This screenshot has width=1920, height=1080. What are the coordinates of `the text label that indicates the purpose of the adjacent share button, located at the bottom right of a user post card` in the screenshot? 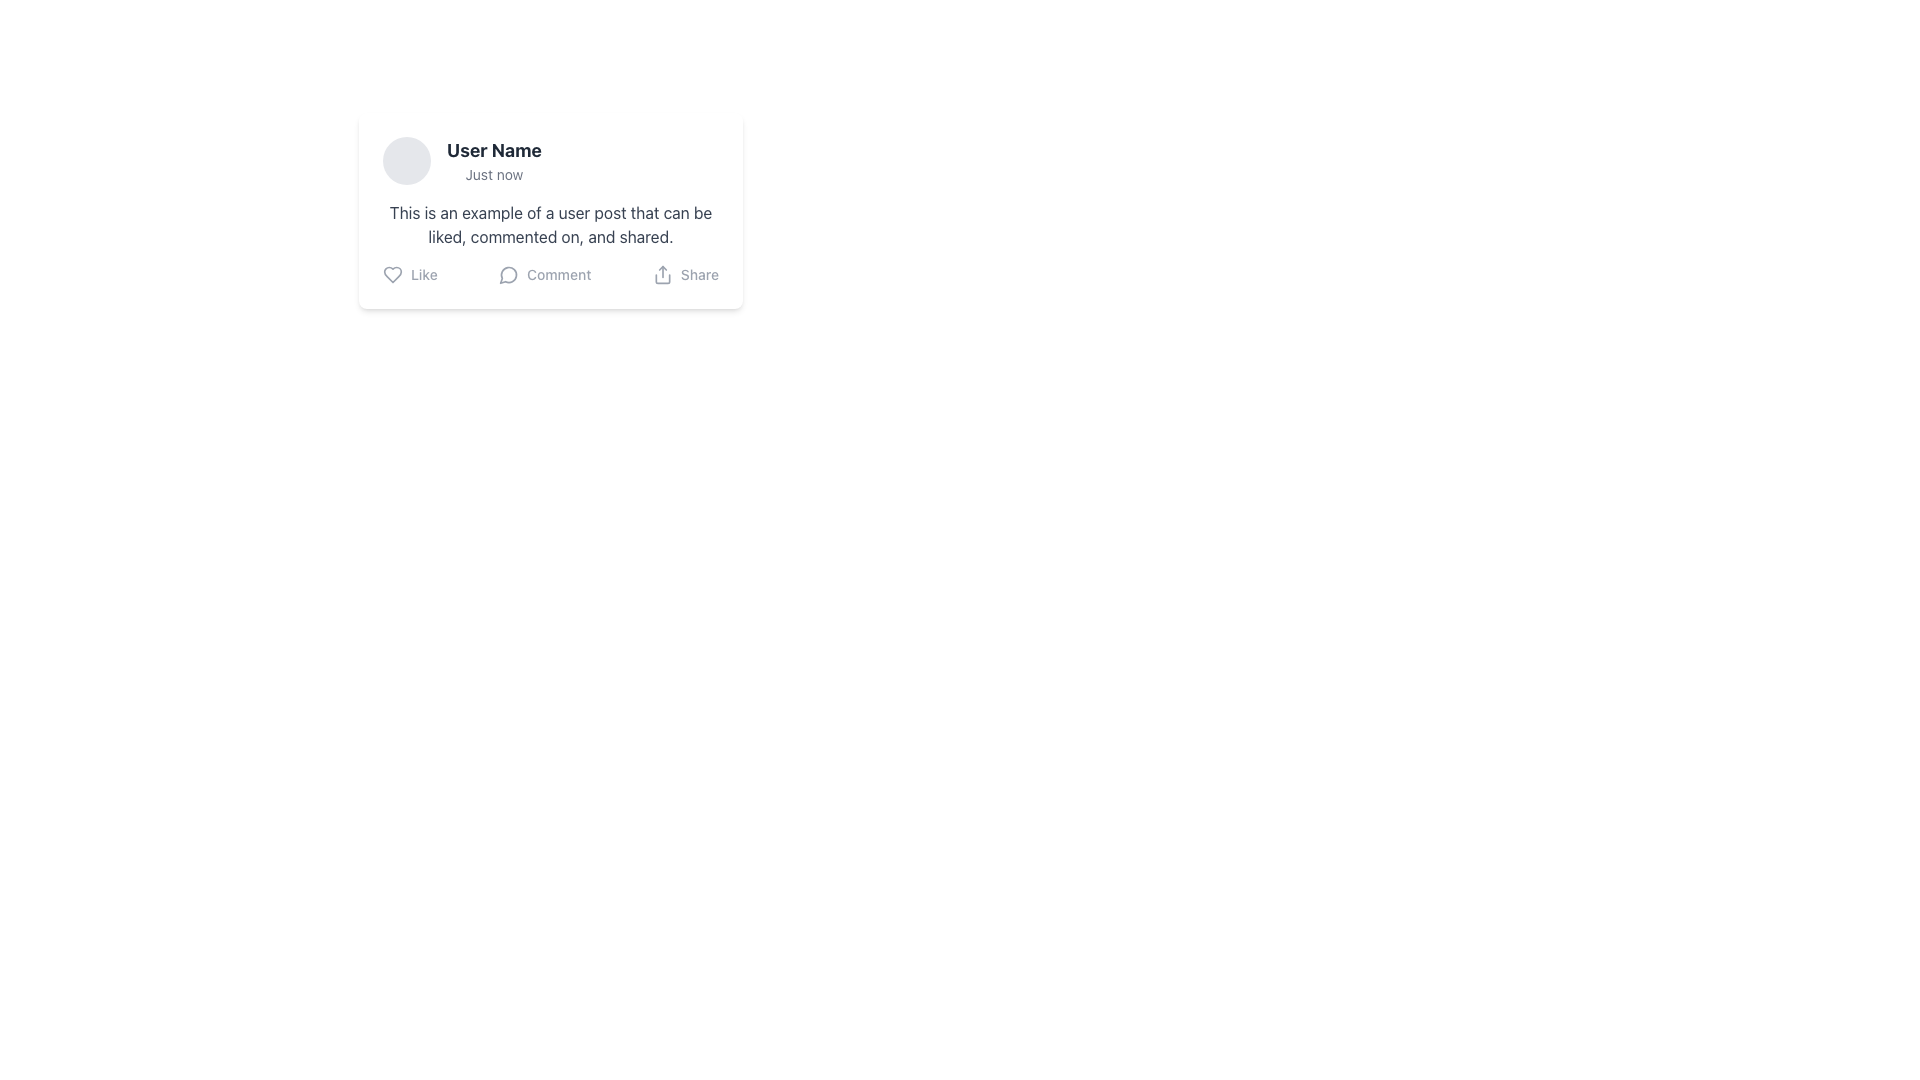 It's located at (699, 274).